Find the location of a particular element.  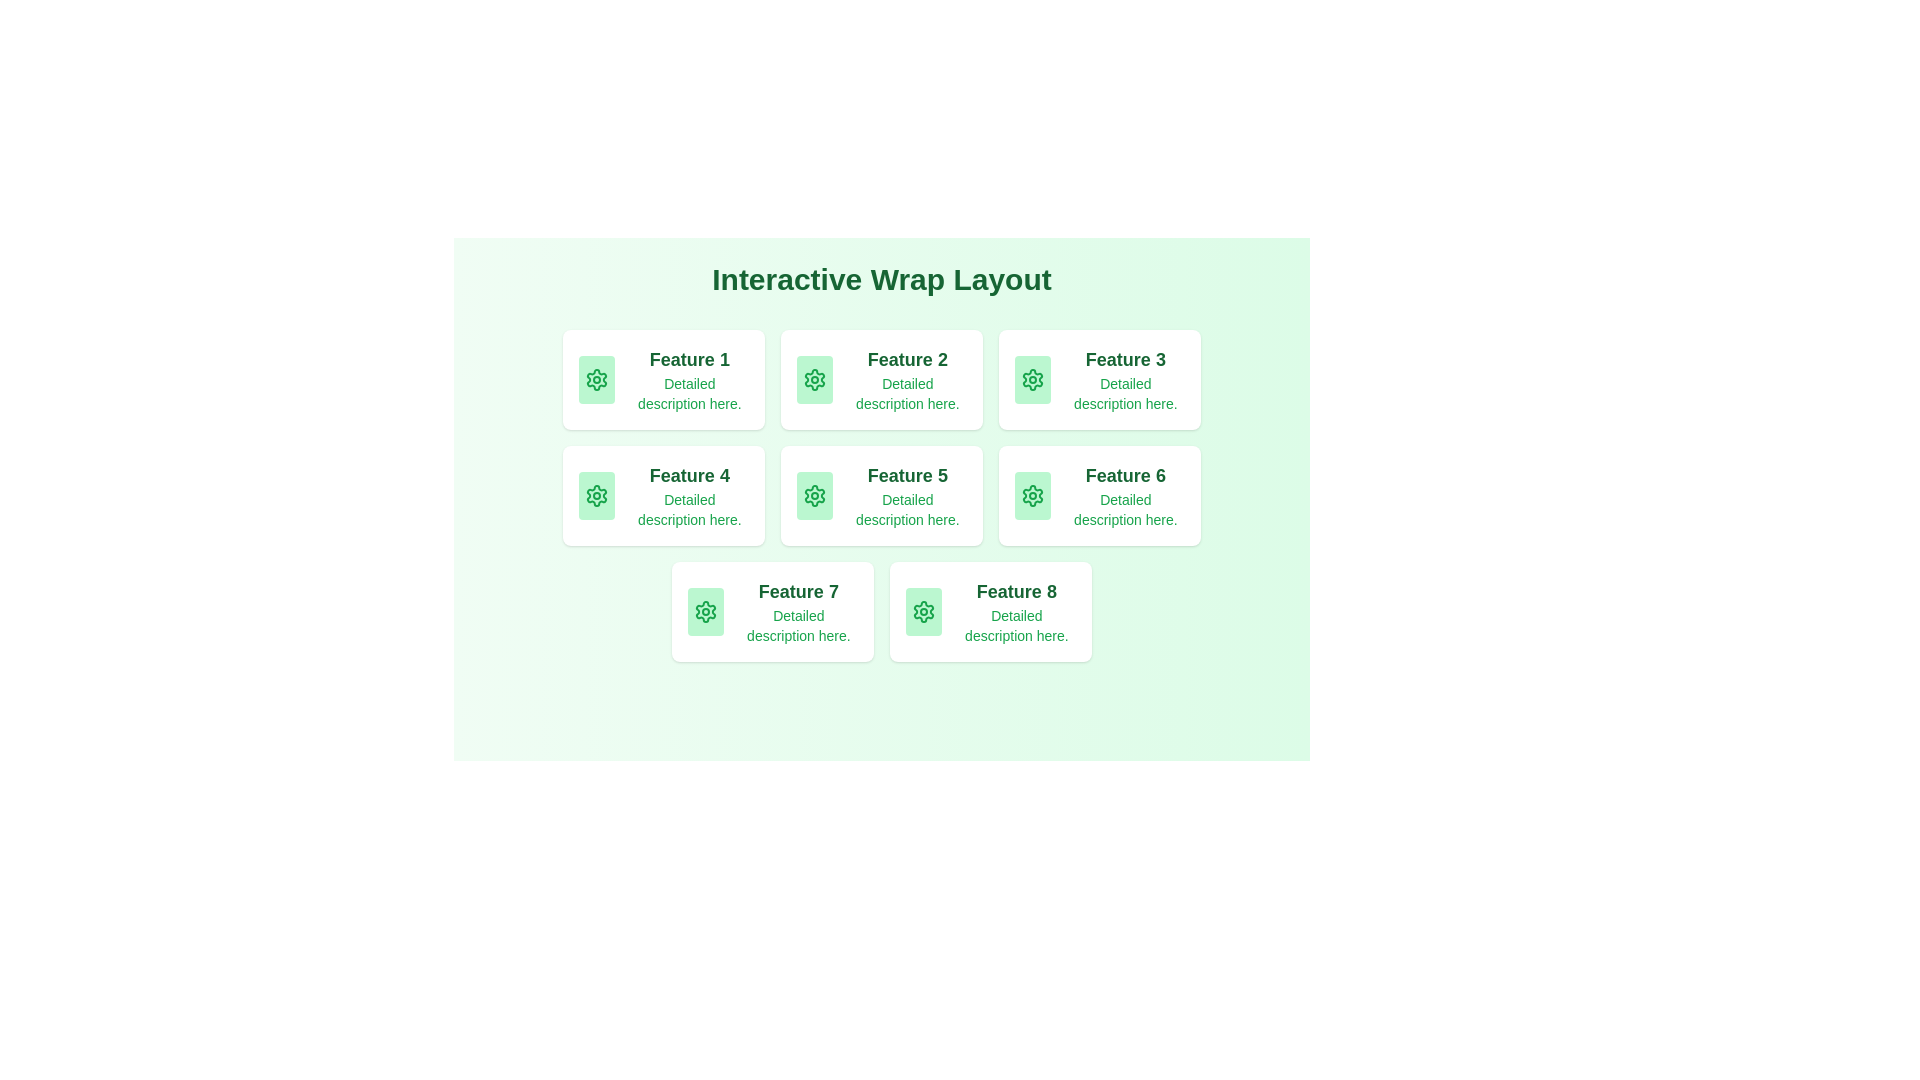

the feature card component located in the first row and second column of the grid layout, positioned between 'Feature 1' and 'Feature 3', by clicking on its text or icon is located at coordinates (881, 380).